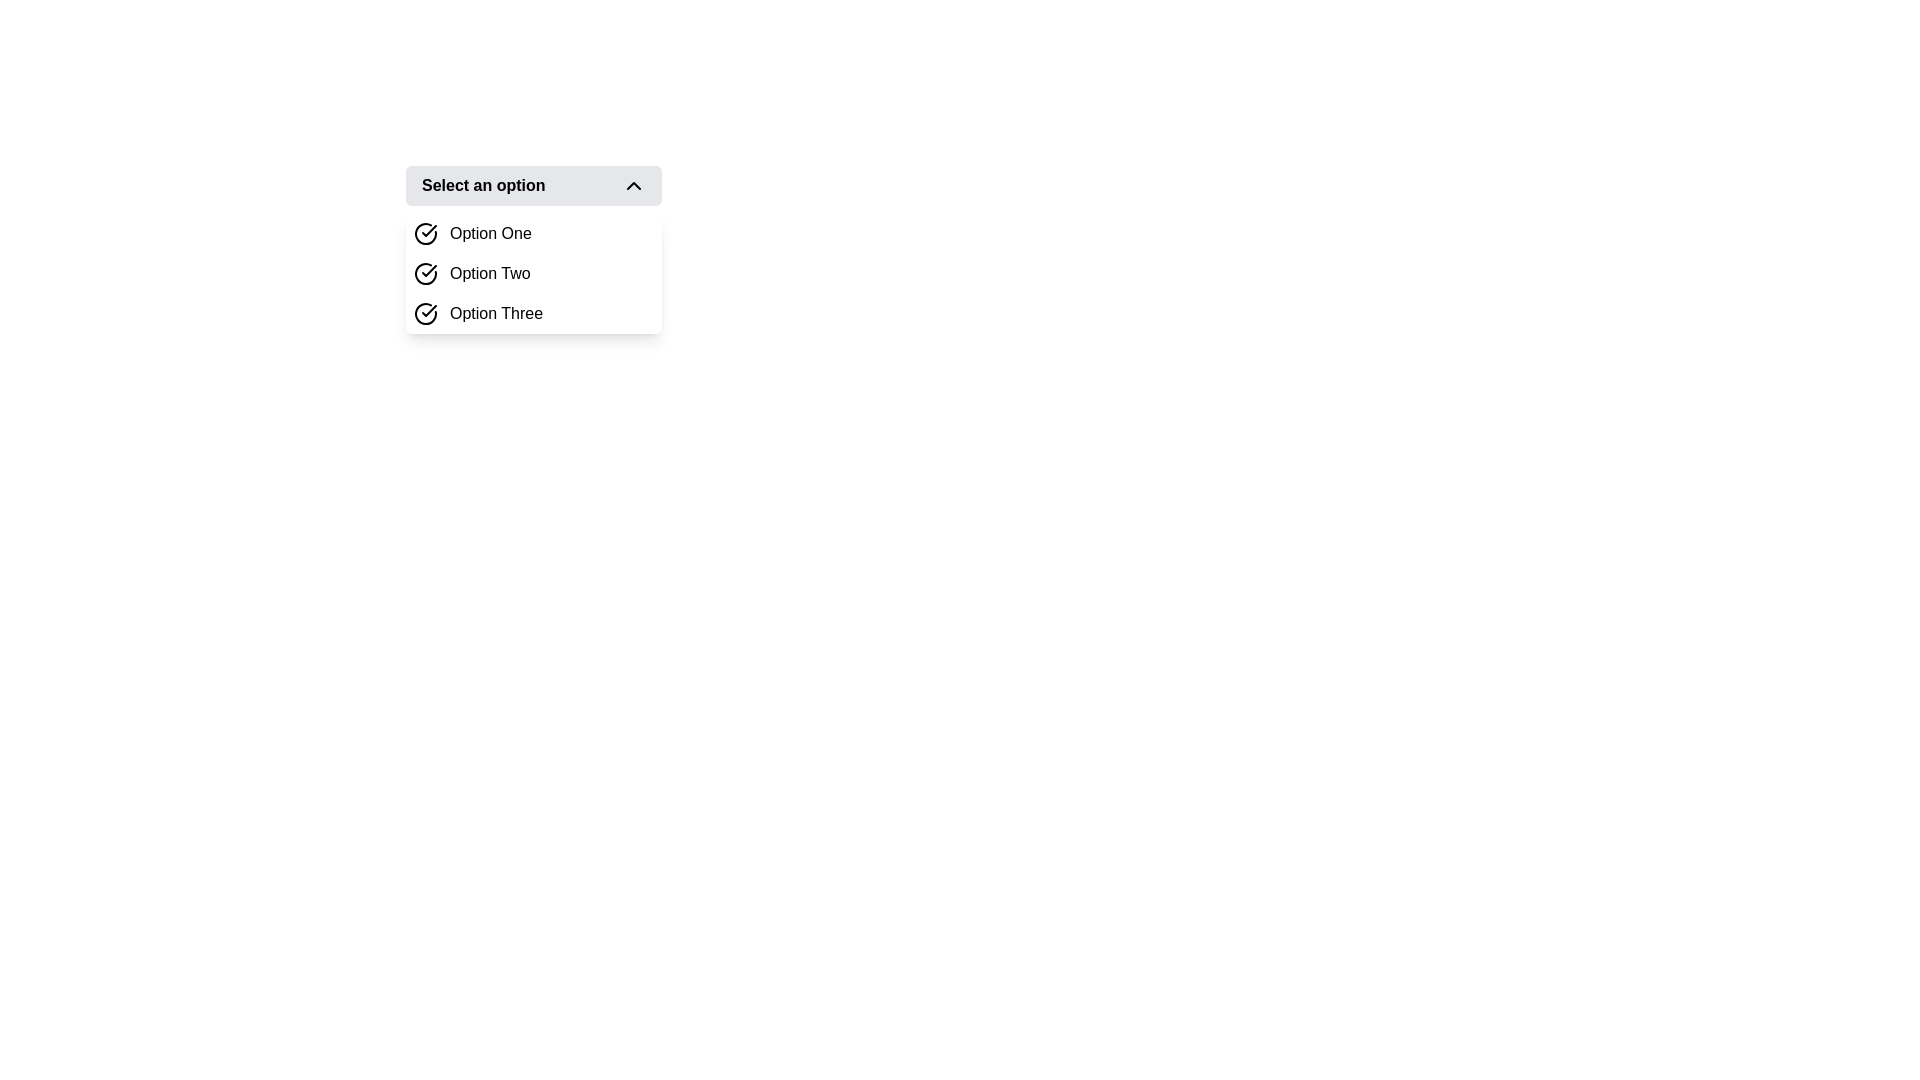 This screenshot has height=1080, width=1920. Describe the element at coordinates (632, 185) in the screenshot. I see `the black upward-pointing chevron arrow icon located at the right end of the 'Select an option' button` at that location.